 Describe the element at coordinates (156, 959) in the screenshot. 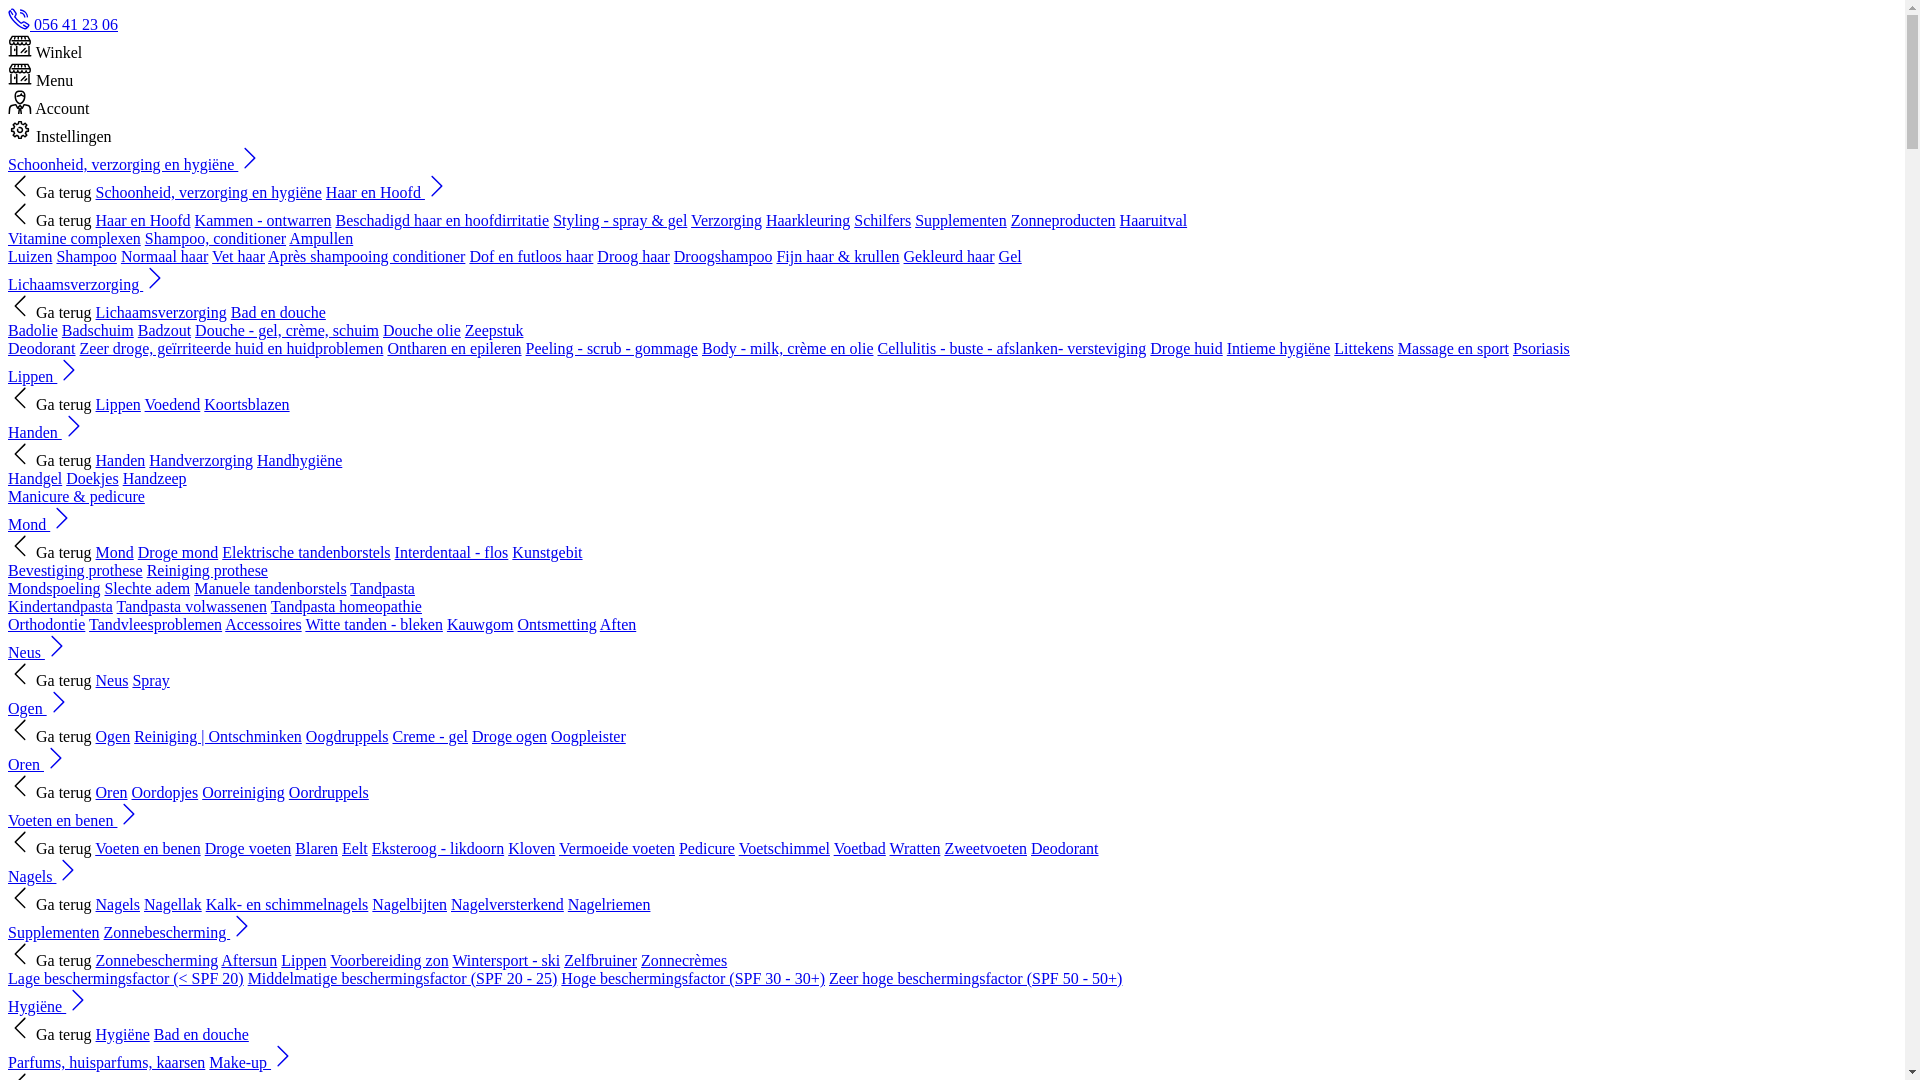

I see `'Zonnebescherming'` at that location.